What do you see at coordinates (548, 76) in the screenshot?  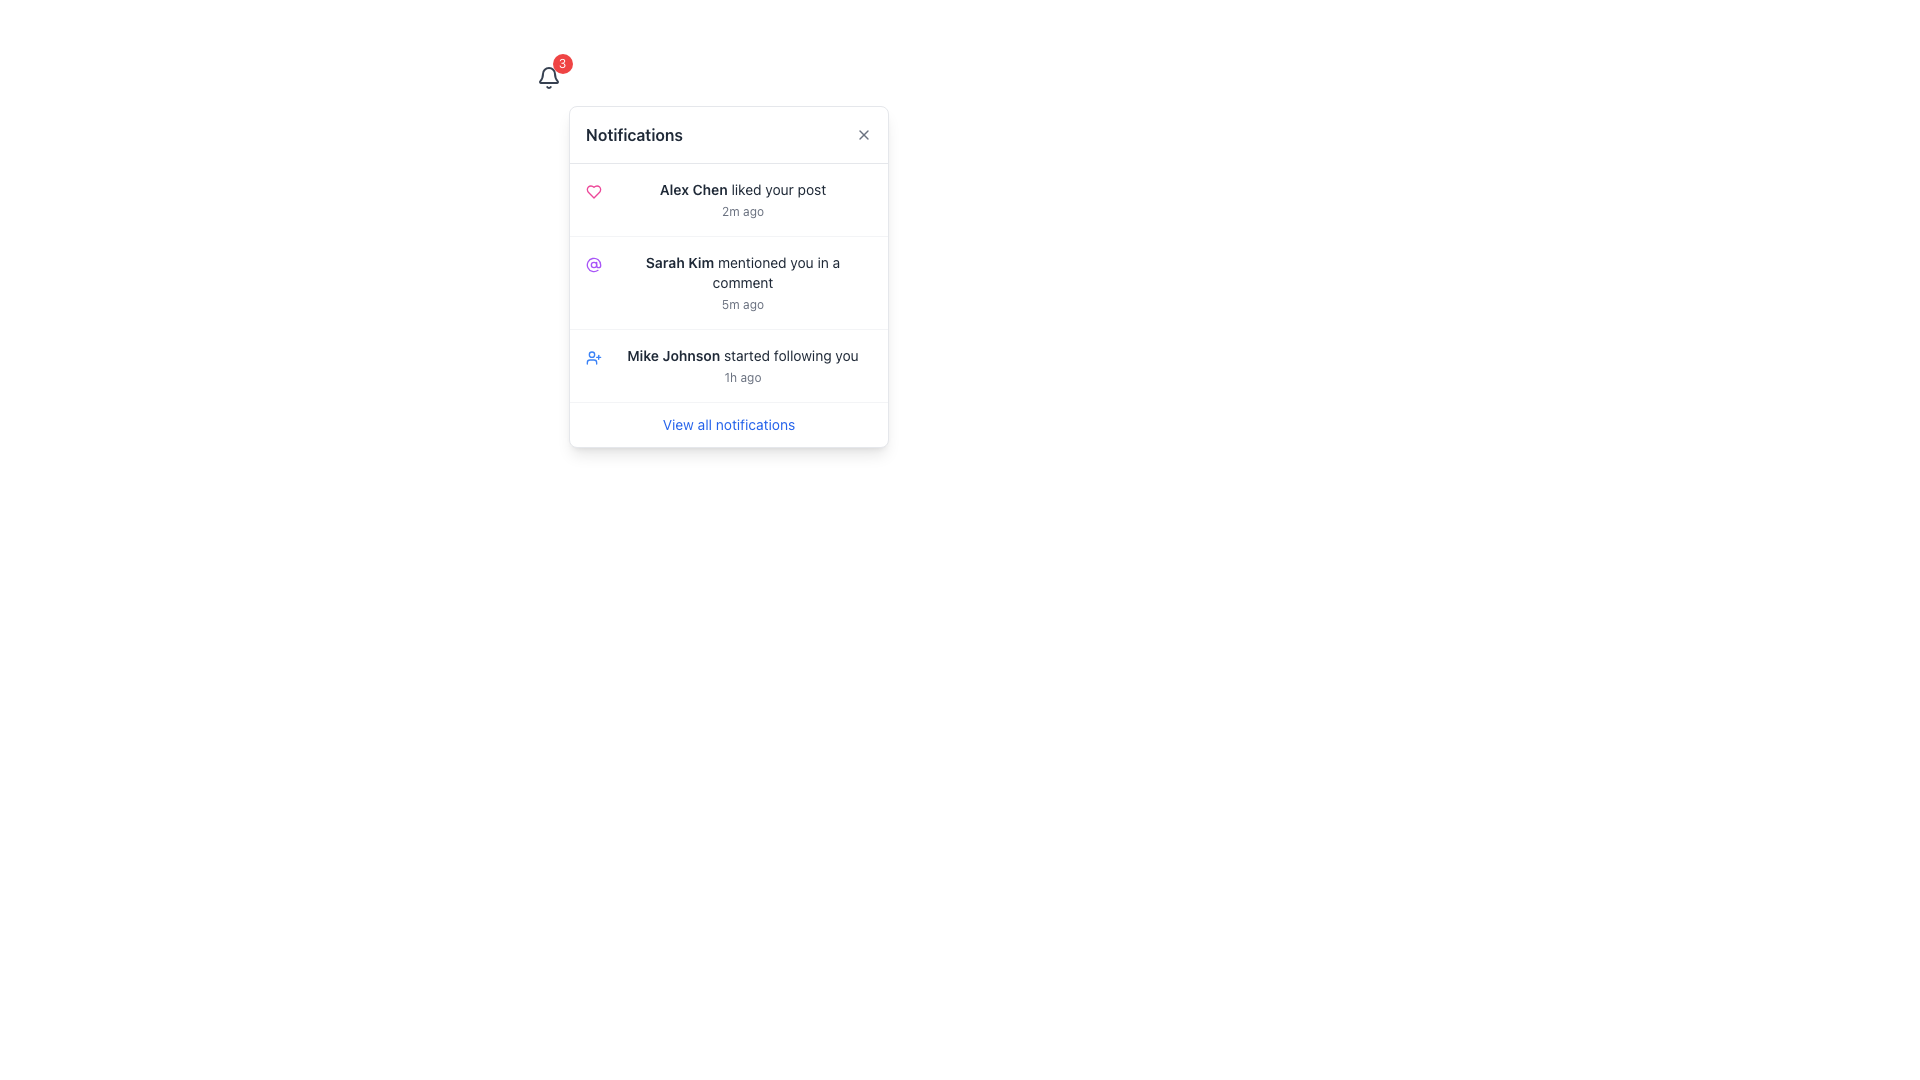 I see `the notification toggle icon located near the top-left corner of the notification section` at bounding box center [548, 76].